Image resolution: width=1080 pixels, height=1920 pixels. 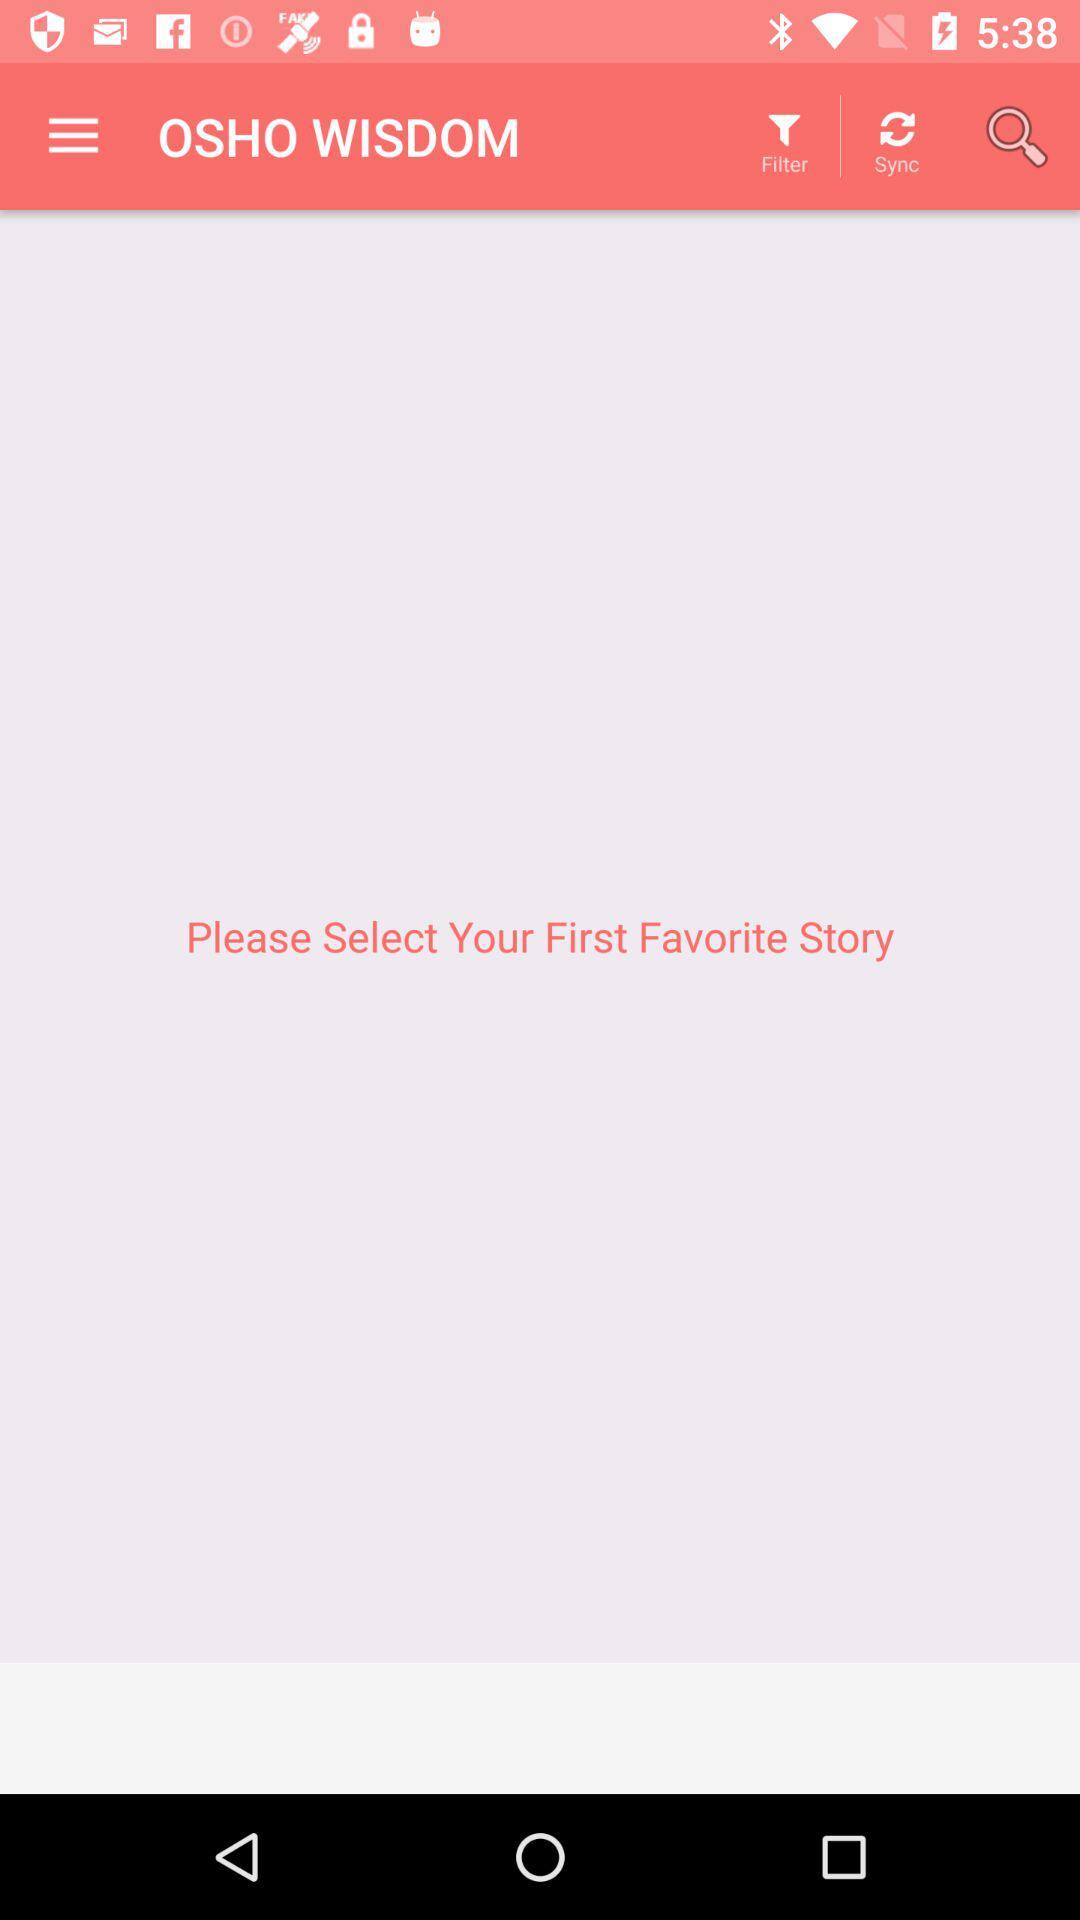 What do you see at coordinates (72, 135) in the screenshot?
I see `icon above please select your` at bounding box center [72, 135].